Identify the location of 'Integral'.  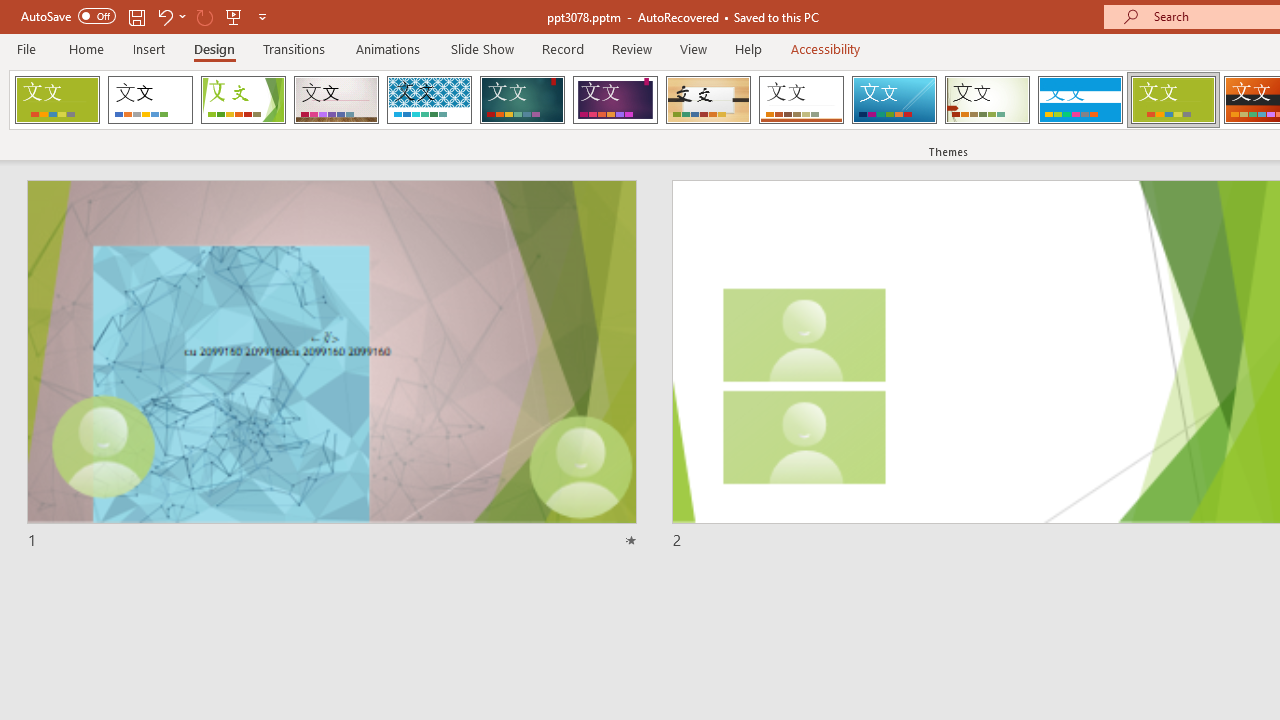
(428, 100).